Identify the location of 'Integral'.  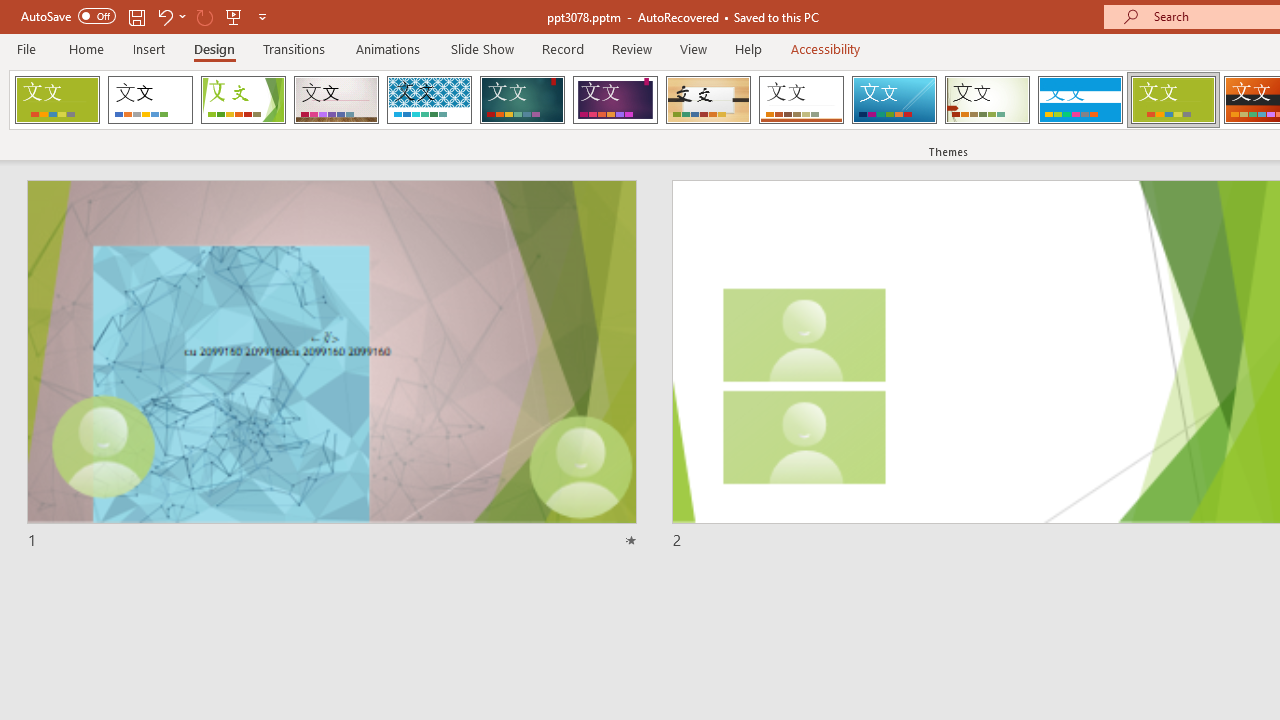
(428, 100).